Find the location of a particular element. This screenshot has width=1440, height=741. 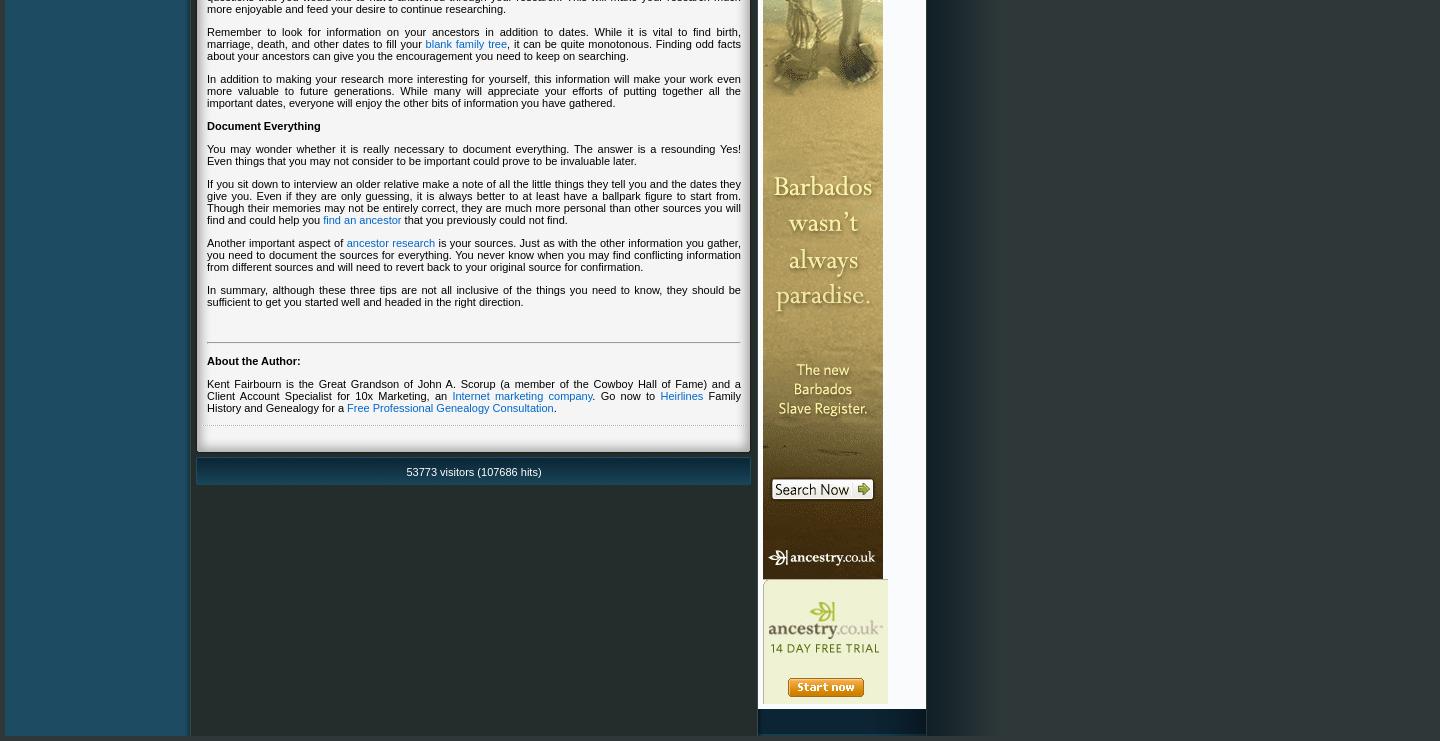

'.' is located at coordinates (552, 406).